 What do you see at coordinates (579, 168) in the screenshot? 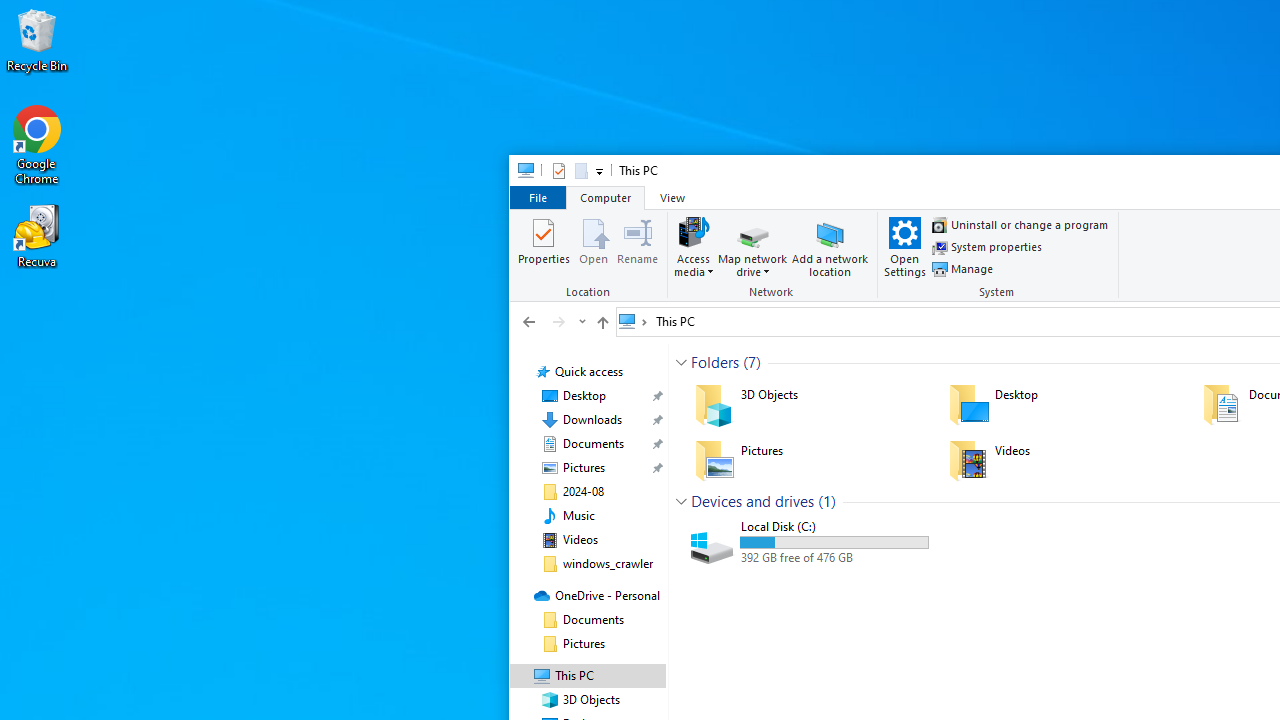
I see `'New folder'` at bounding box center [579, 168].